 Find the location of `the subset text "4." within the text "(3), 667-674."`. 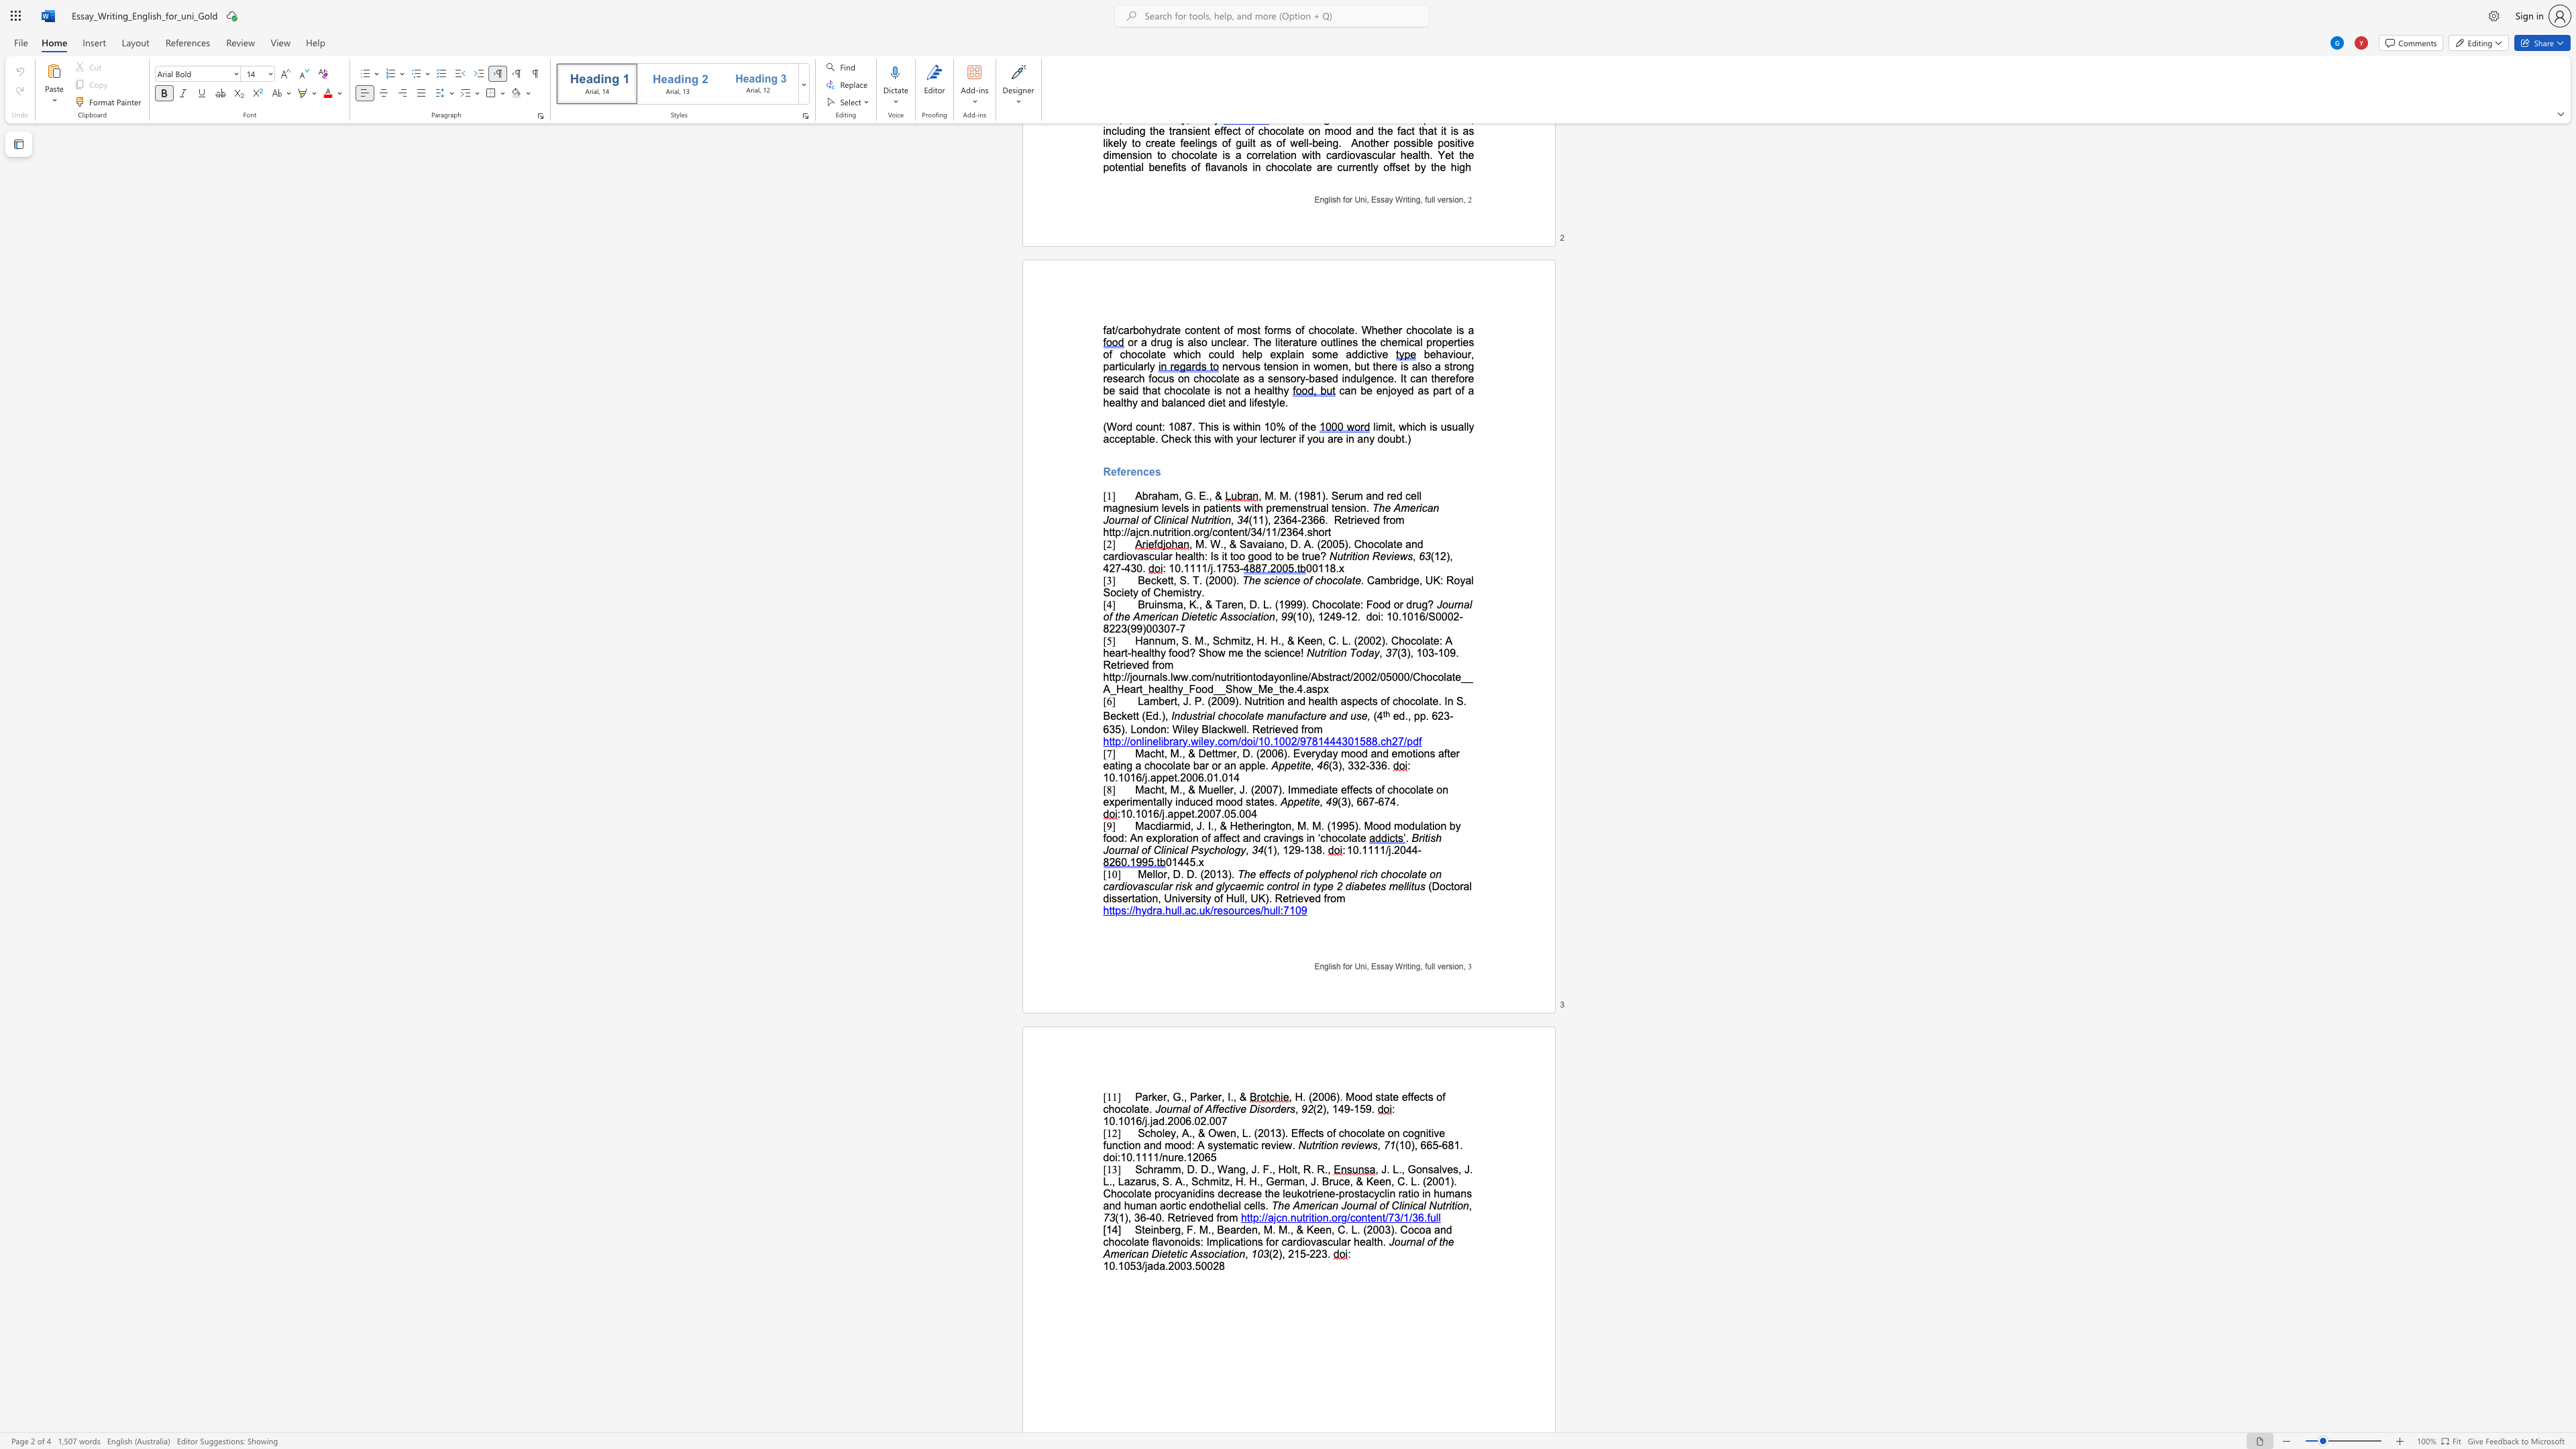

the subset text "4." within the text "(3), 667-674." is located at coordinates (1389, 801).